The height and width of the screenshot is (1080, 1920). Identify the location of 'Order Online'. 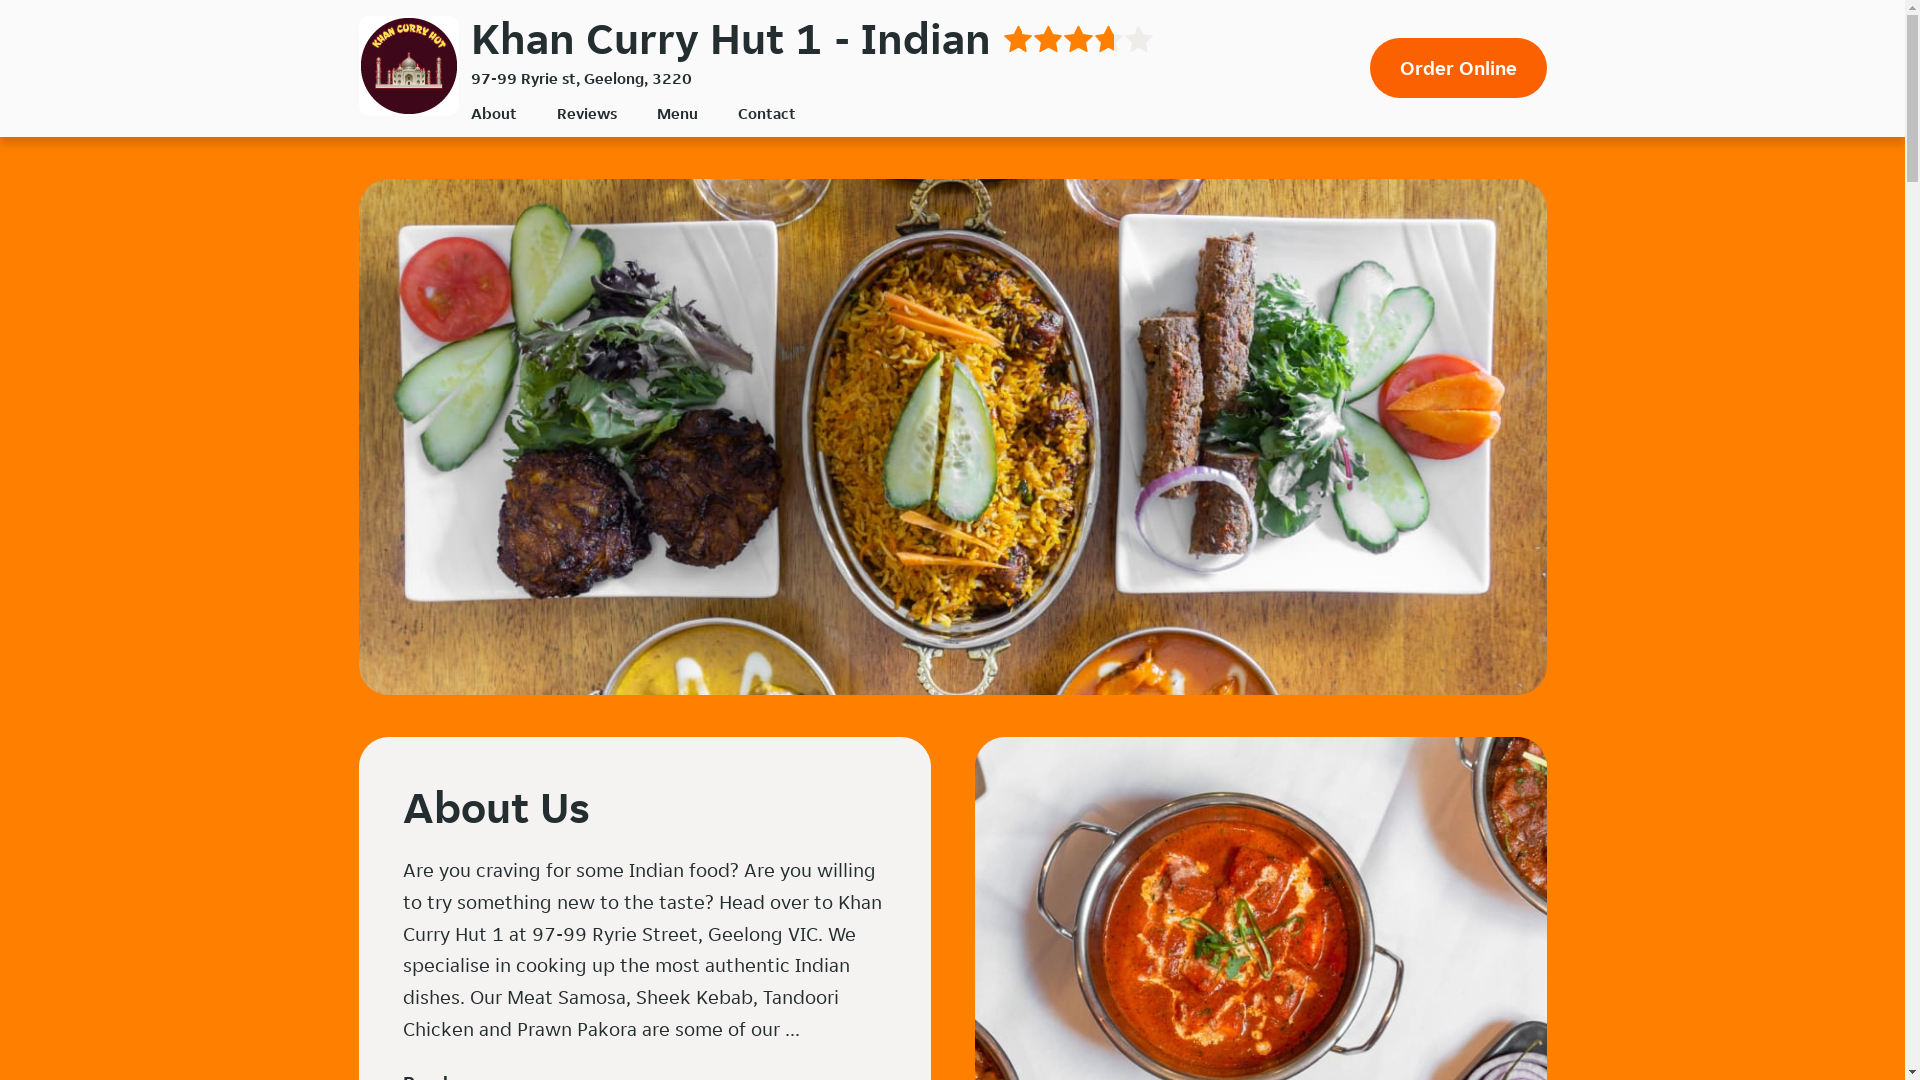
(1368, 67).